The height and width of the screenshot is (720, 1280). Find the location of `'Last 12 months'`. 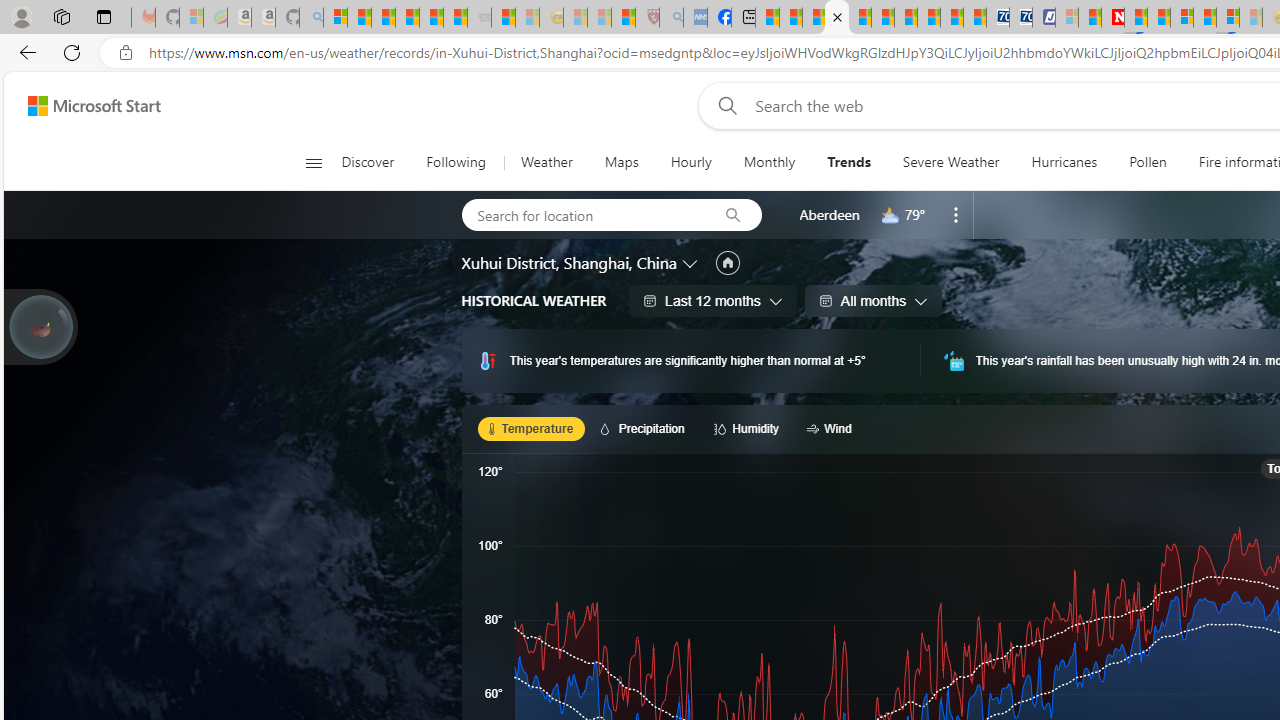

'Last 12 months' is located at coordinates (712, 300).